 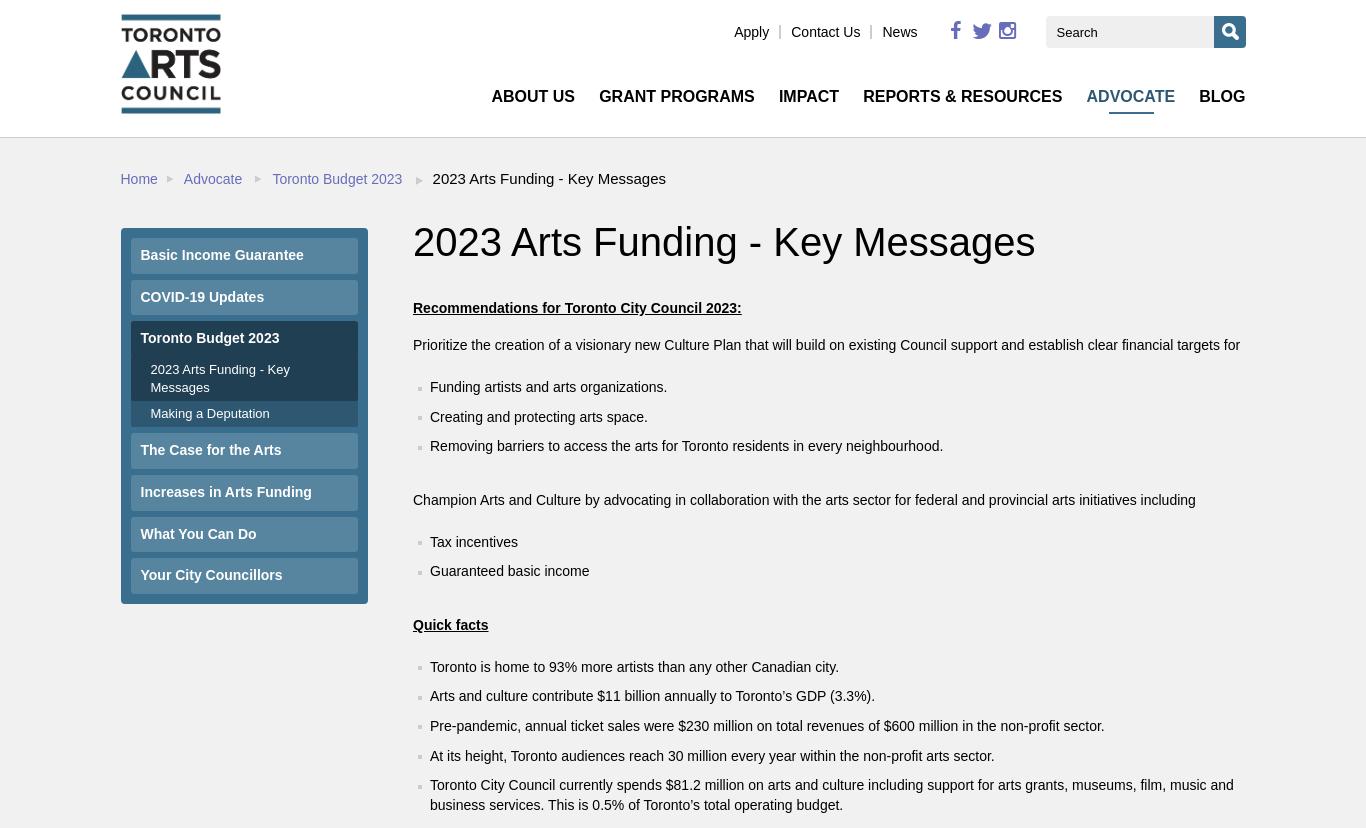 What do you see at coordinates (767, 724) in the screenshot?
I see `'Pre-pandemic, annual ticket sales were $230 million on total revenues of $600 million in the non-profit sector.'` at bounding box center [767, 724].